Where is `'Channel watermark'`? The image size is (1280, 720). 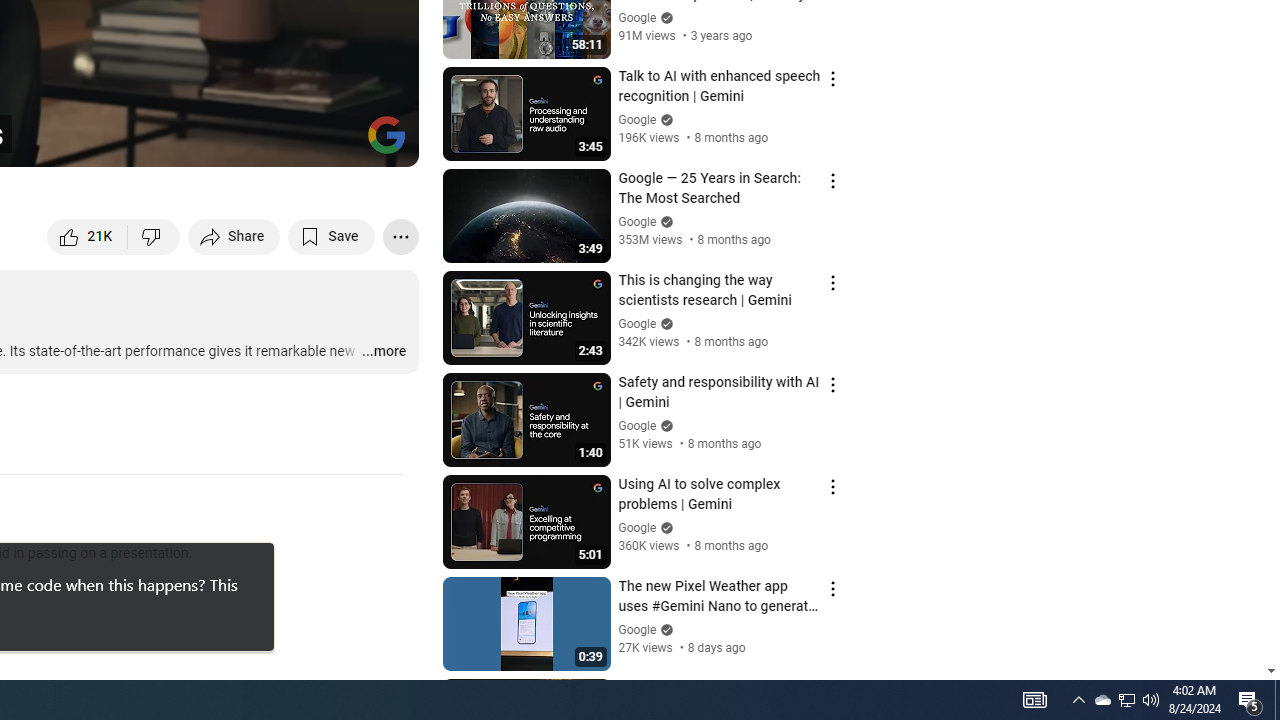 'Channel watermark' is located at coordinates (386, 135).